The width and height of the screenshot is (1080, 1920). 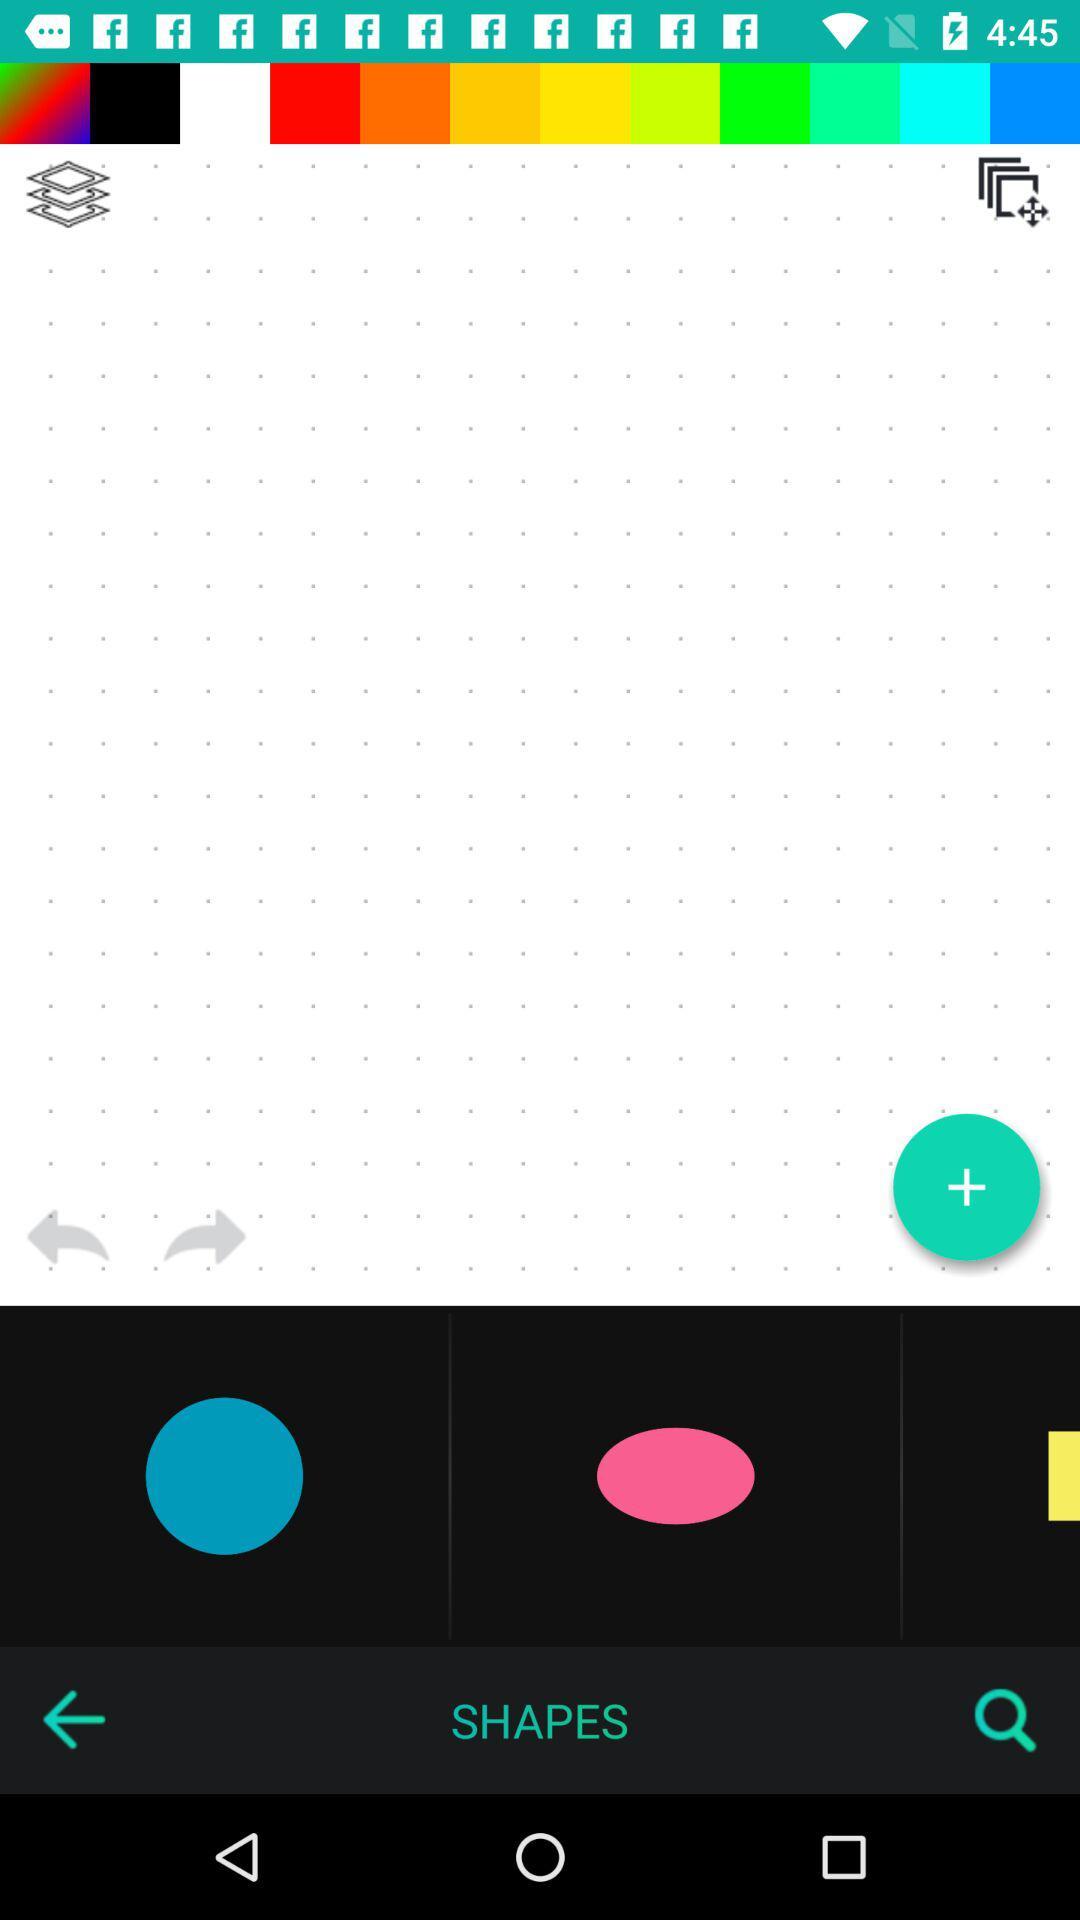 I want to click on undo an undo, so click(x=204, y=1236).